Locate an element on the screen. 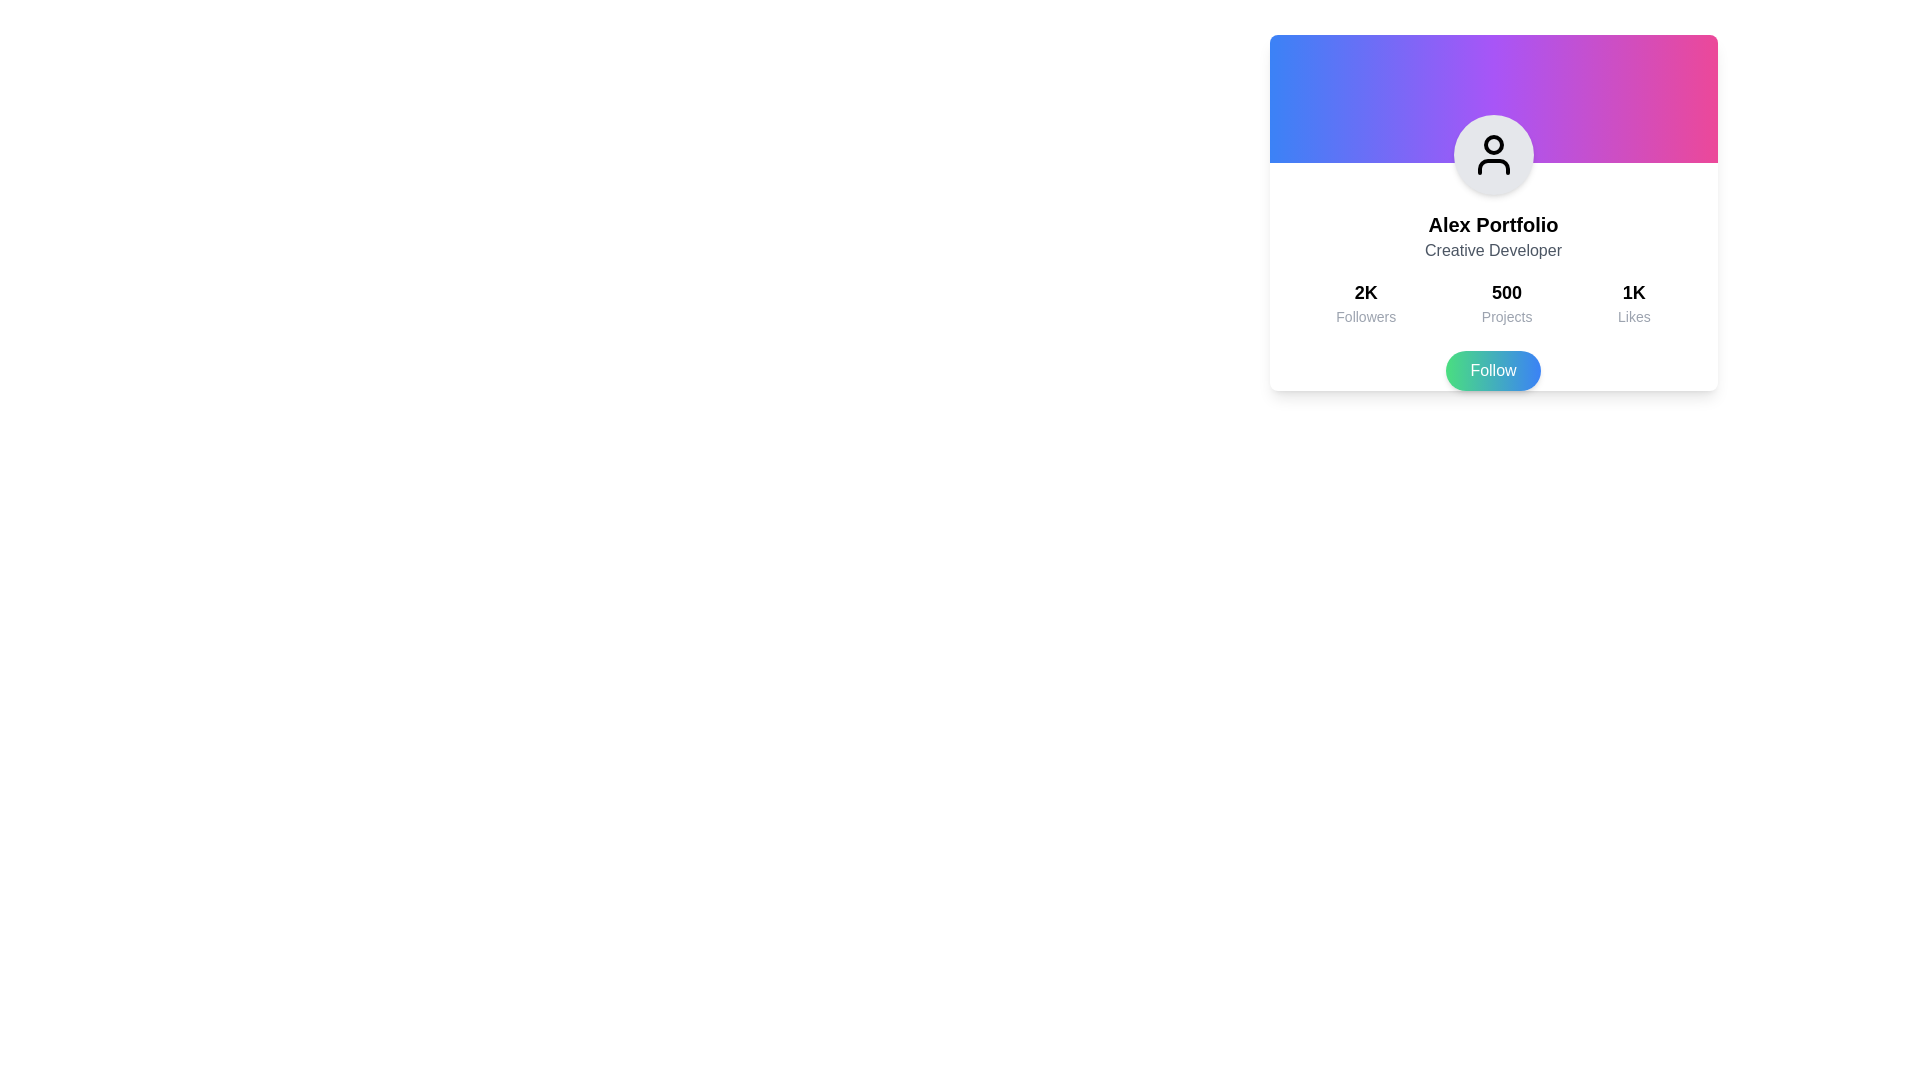 This screenshot has height=1080, width=1920. text label displaying '2K Followers', which is positioned above the word 'Followers' in a bold and larger font within the card's left section is located at coordinates (1365, 293).